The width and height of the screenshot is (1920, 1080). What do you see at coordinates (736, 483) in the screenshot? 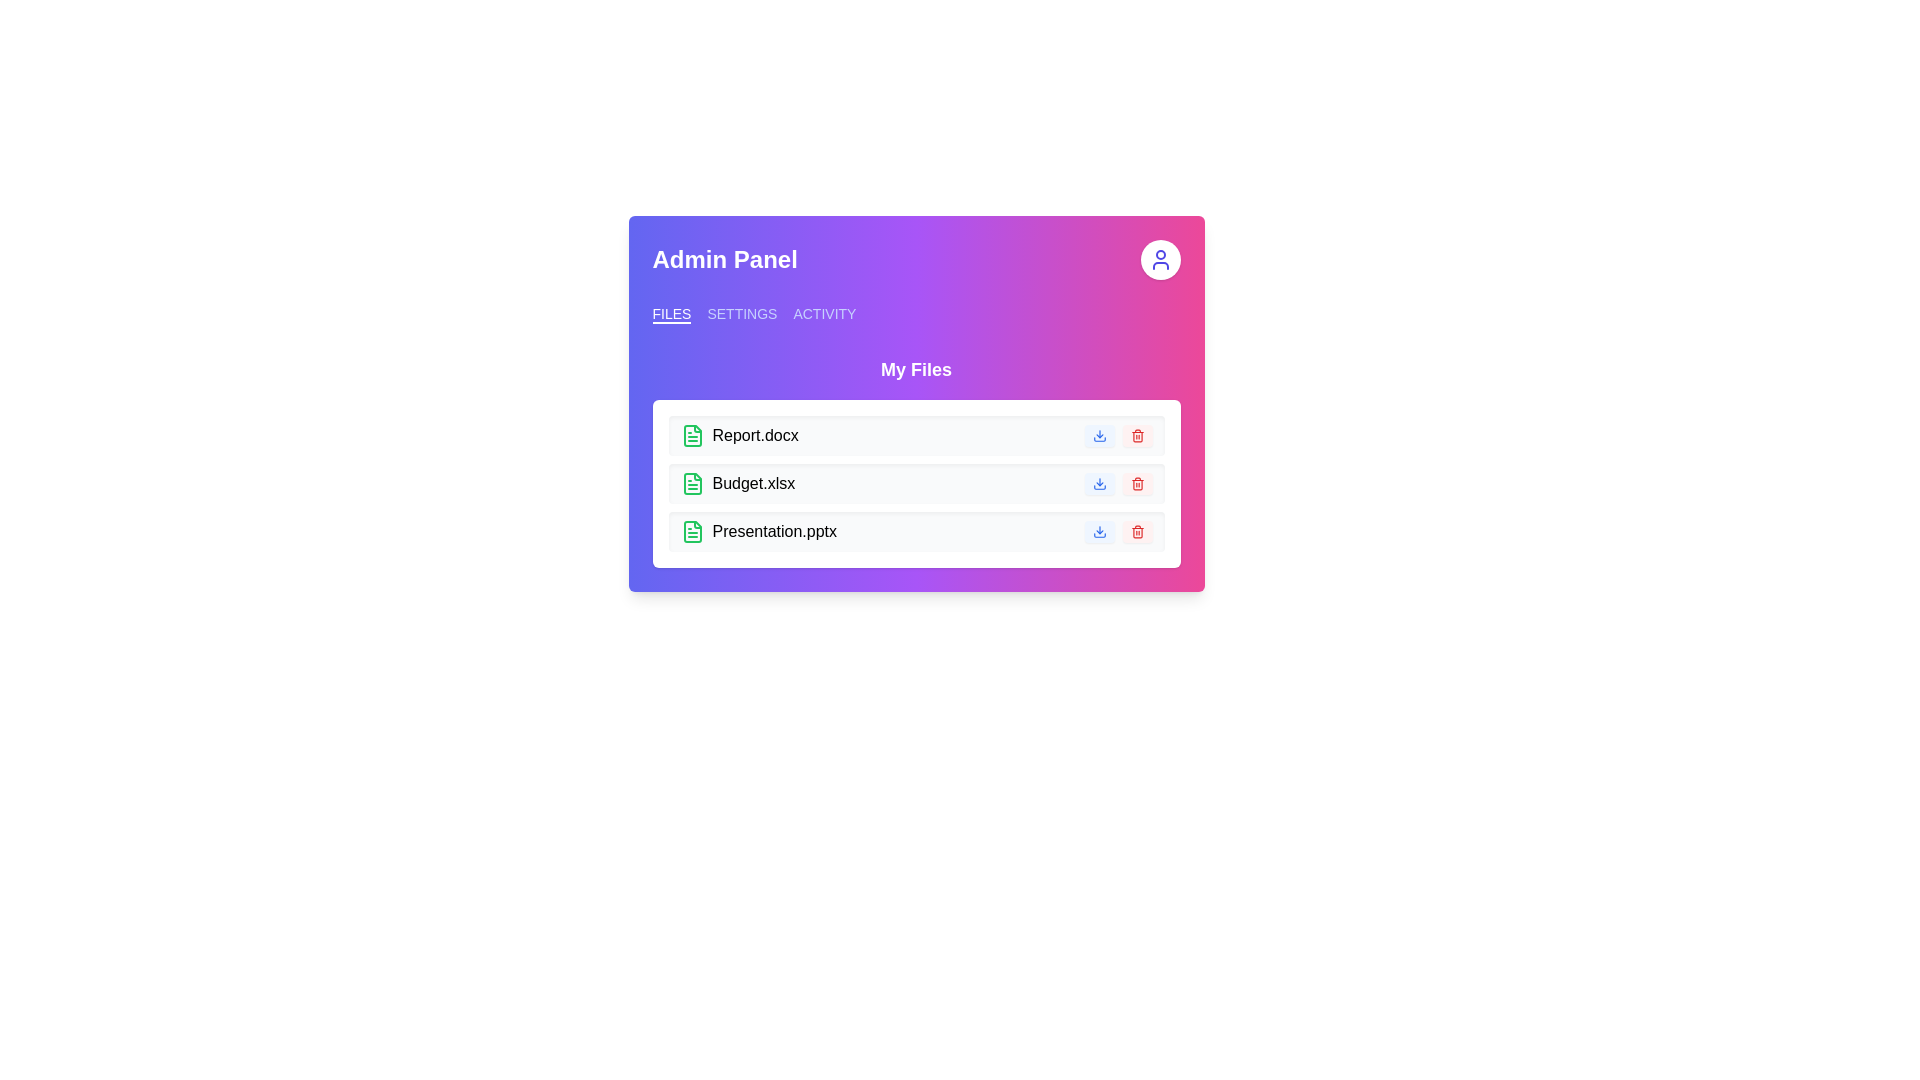
I see `on the 'Budget.xlsx' file item in the 'My Files' section` at bounding box center [736, 483].